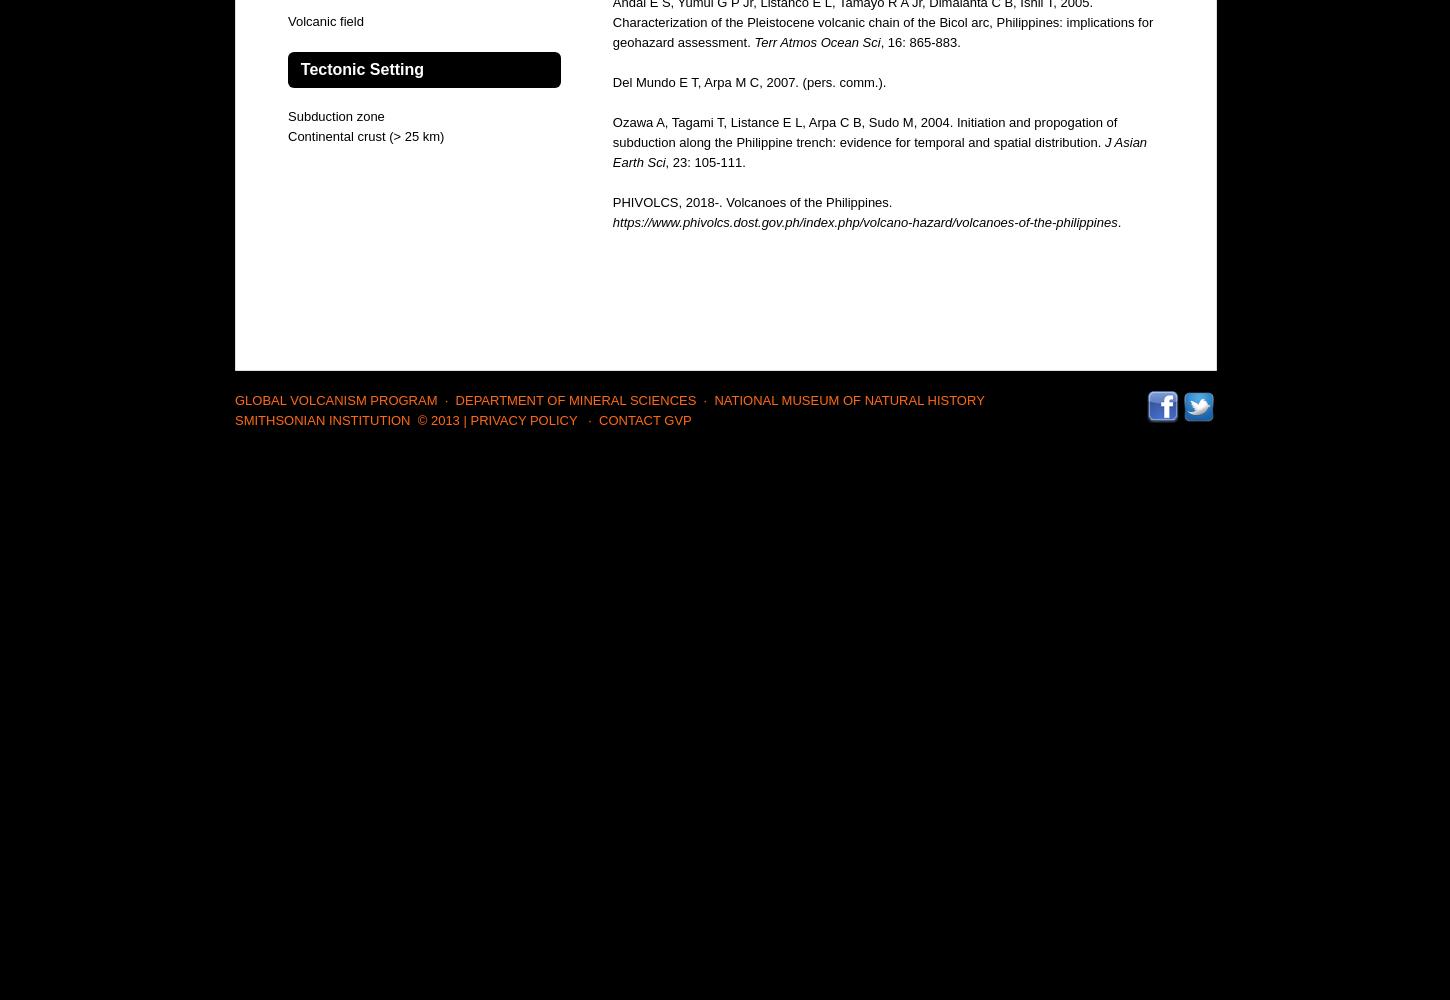 This screenshot has height=1000, width=1450. What do you see at coordinates (643, 420) in the screenshot?
I see `'Contact GVP'` at bounding box center [643, 420].